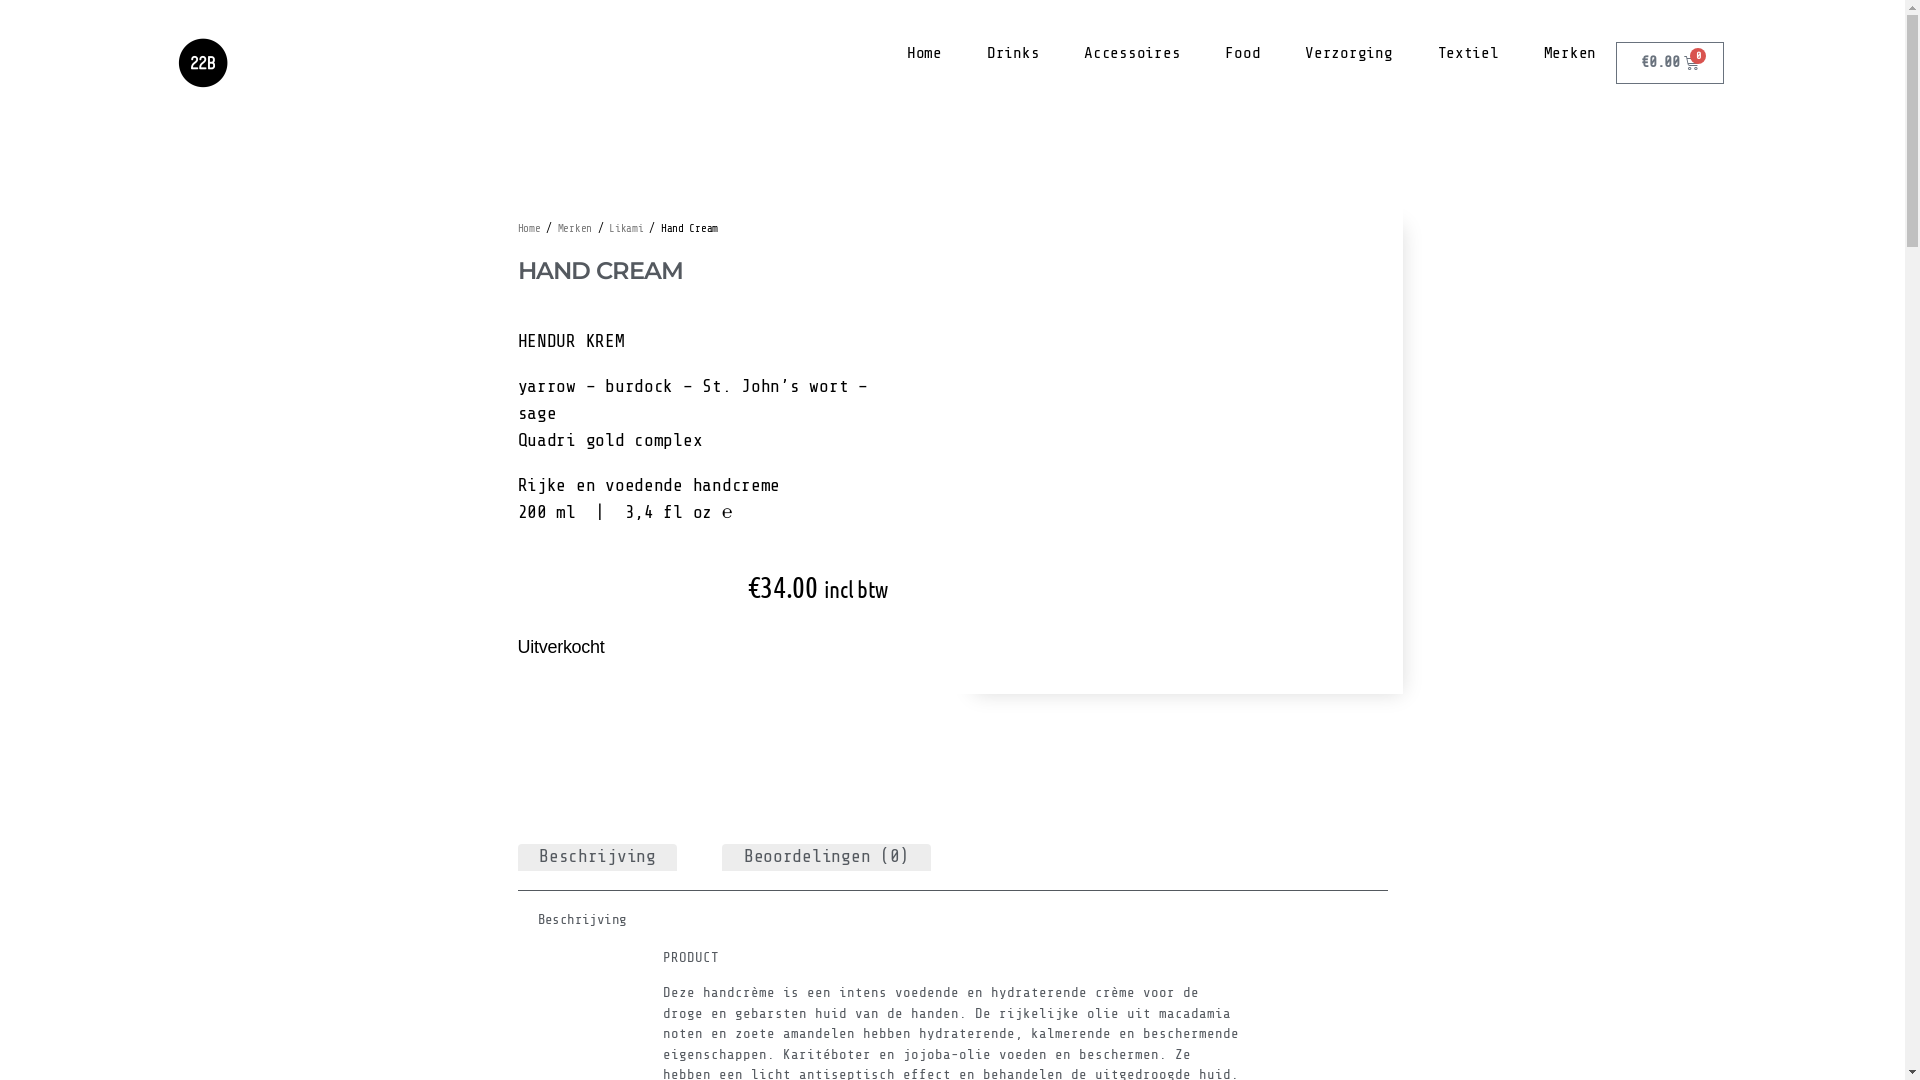  I want to click on 'Food', so click(1241, 52).